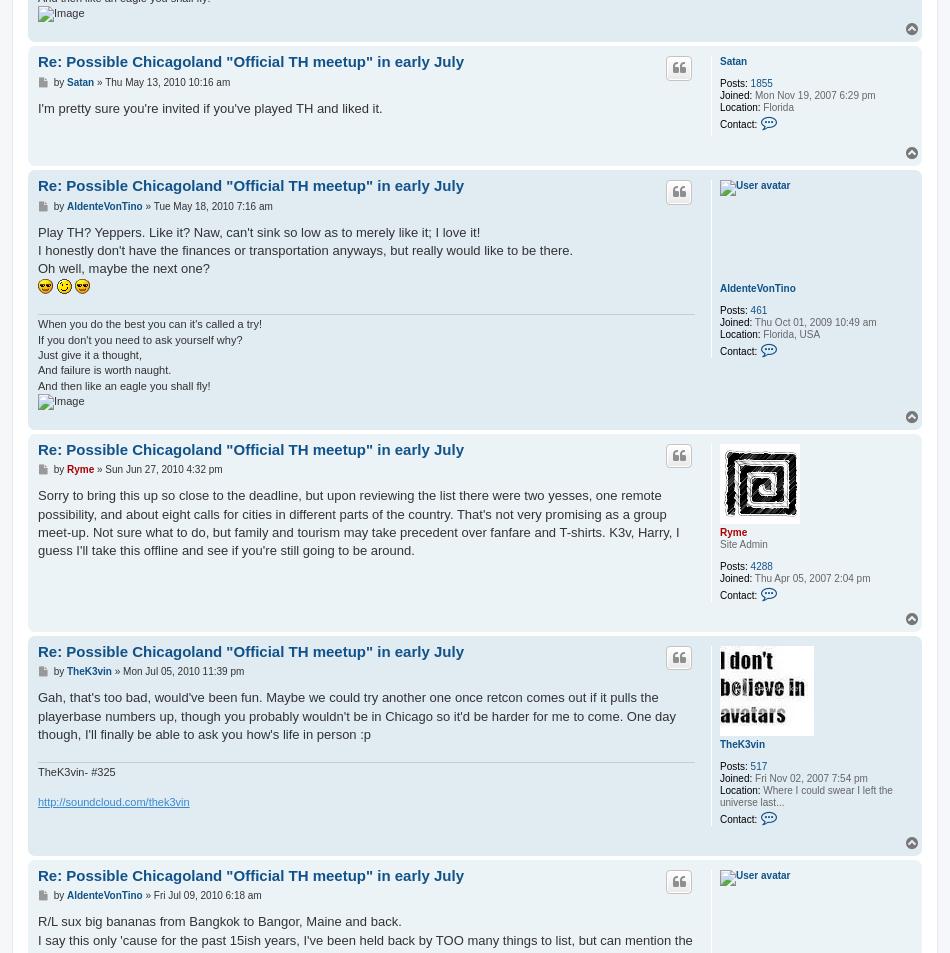 This screenshot has width=950, height=953. I want to click on 'http://soundcloud.com/thek3vin', so click(113, 802).